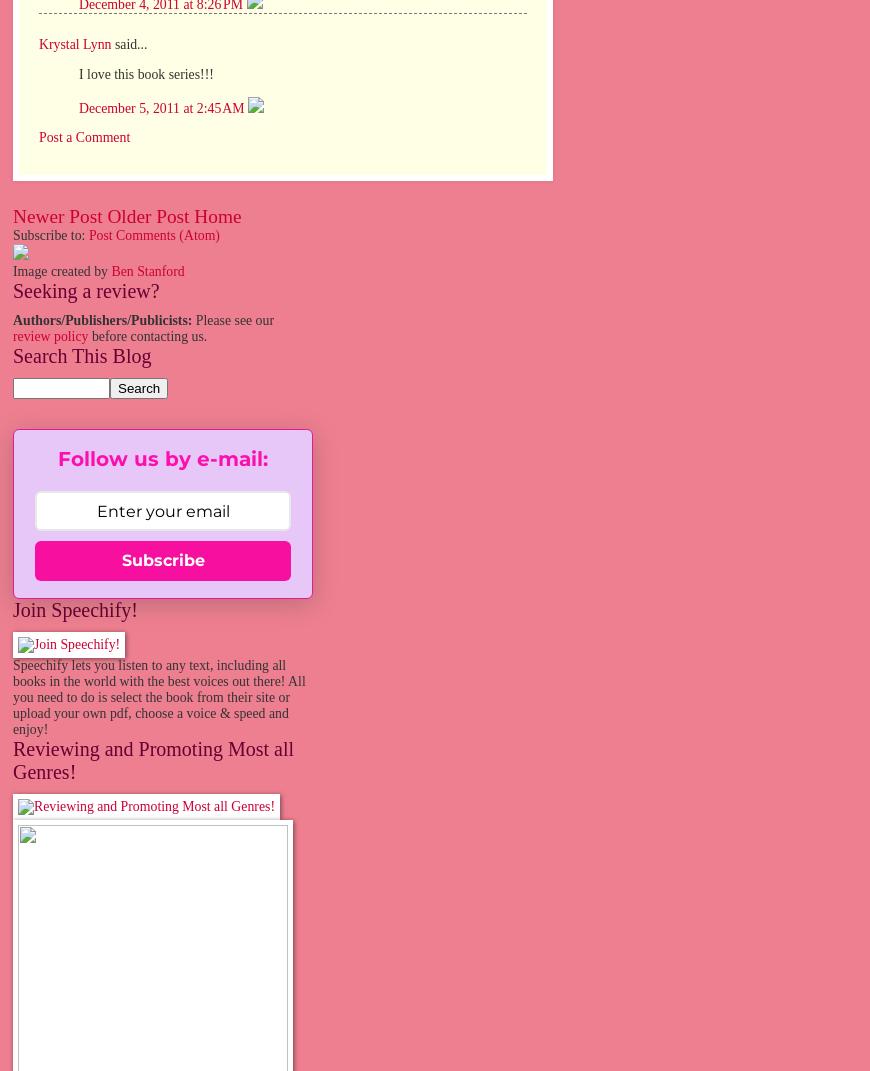  What do you see at coordinates (152, 760) in the screenshot?
I see `'Reviewing and Promoting Most all Genres!'` at bounding box center [152, 760].